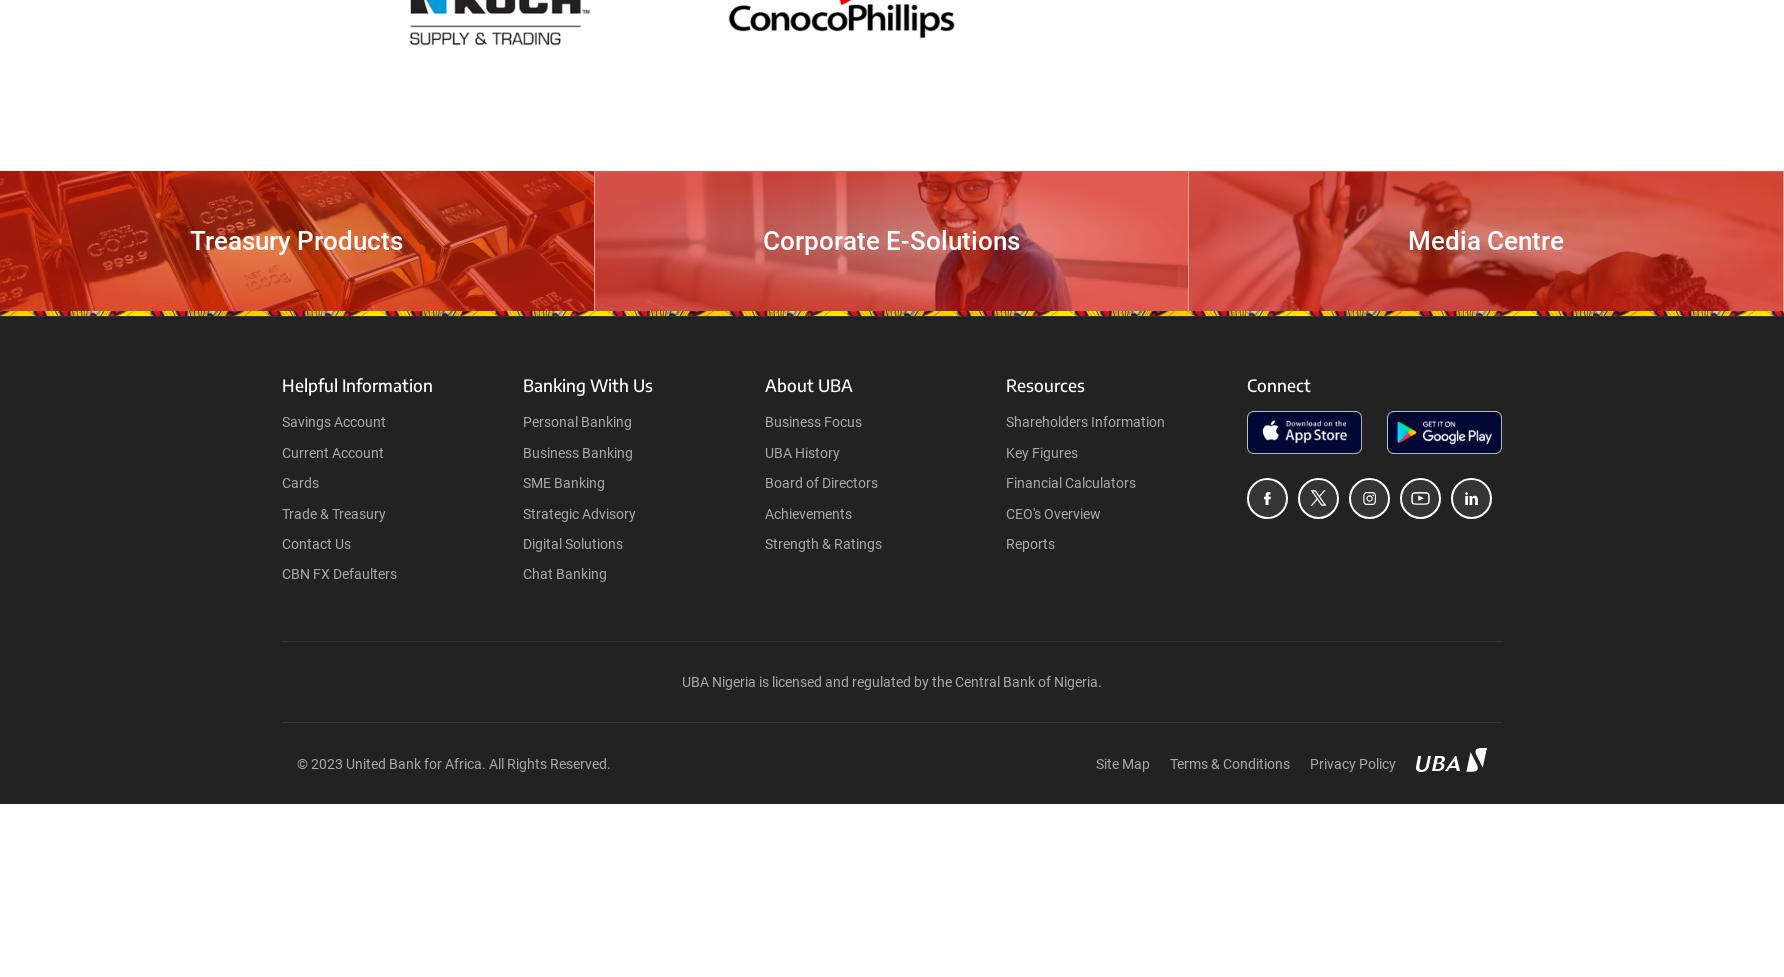  What do you see at coordinates (587, 385) in the screenshot?
I see `'Banking With Us'` at bounding box center [587, 385].